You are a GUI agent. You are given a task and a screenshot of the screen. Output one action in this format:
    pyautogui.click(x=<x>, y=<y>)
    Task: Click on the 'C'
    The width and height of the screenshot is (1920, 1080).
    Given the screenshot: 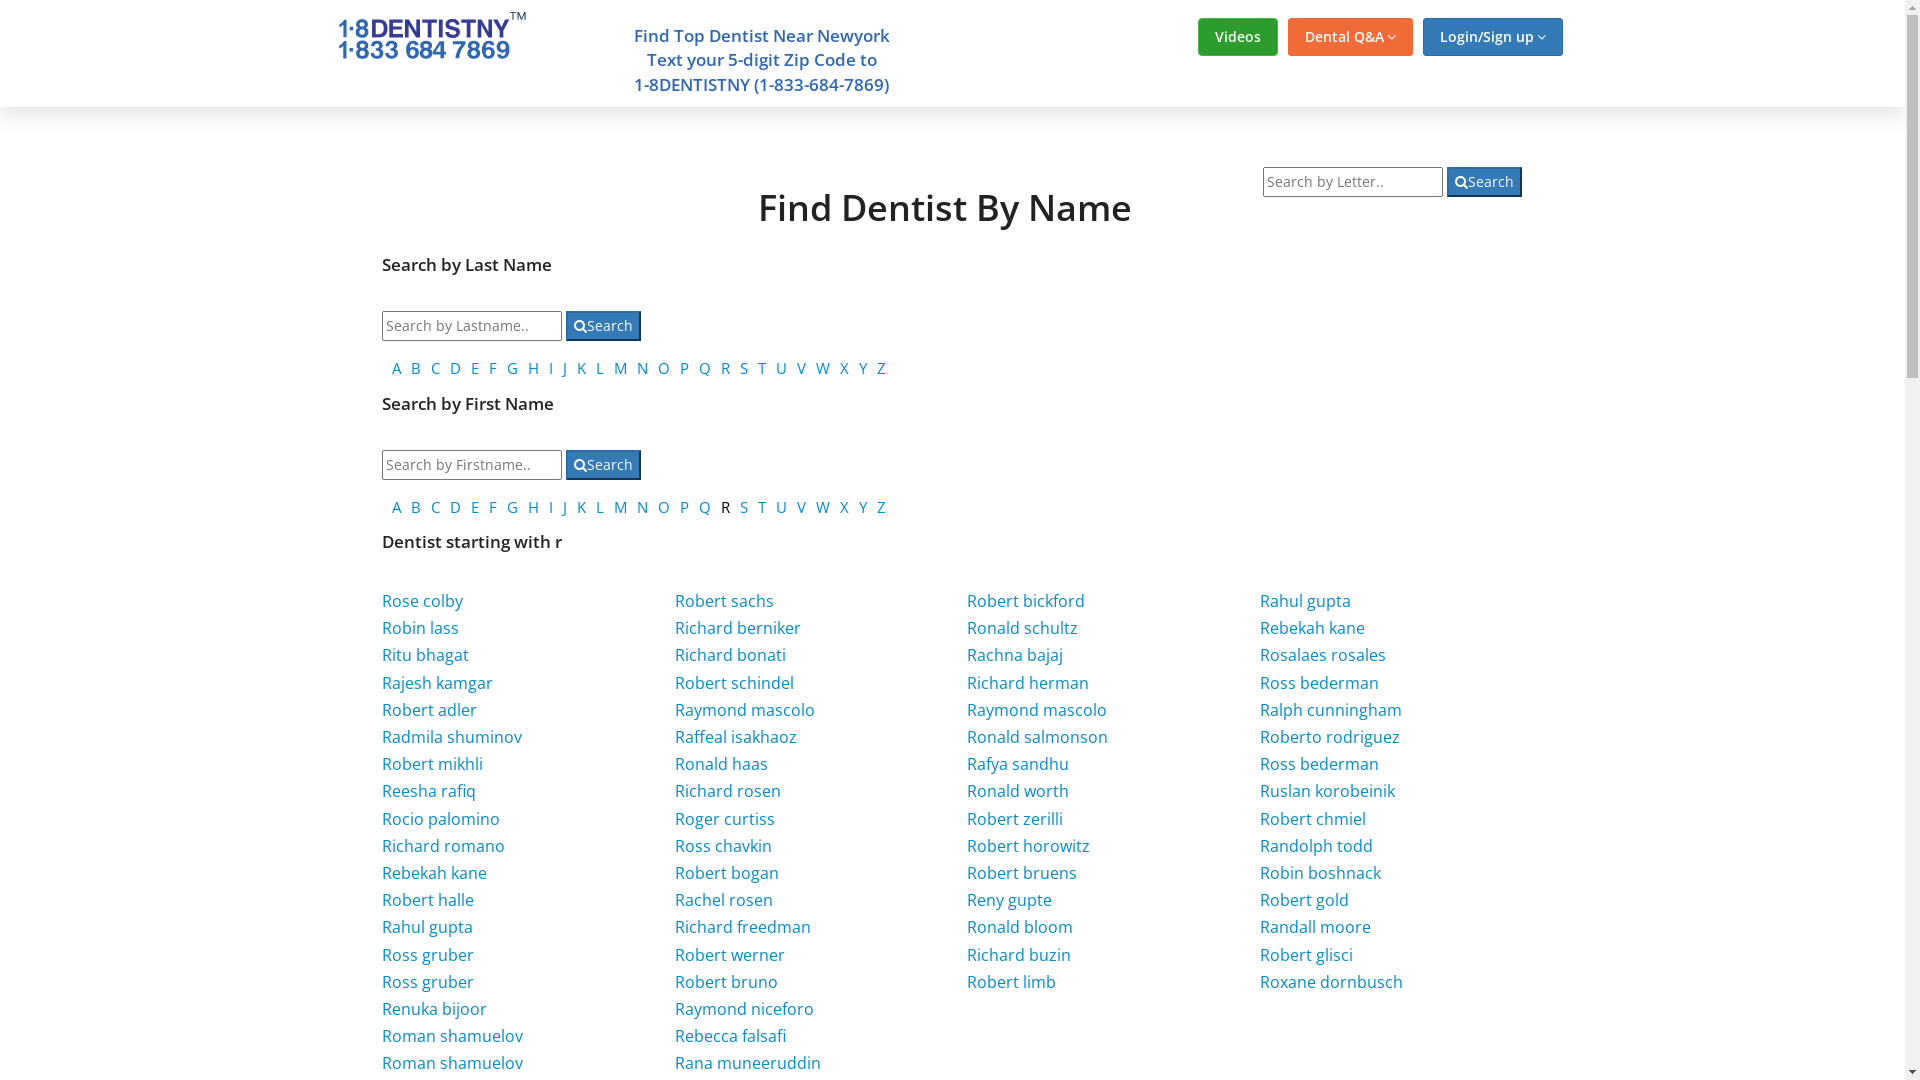 What is the action you would take?
    pyautogui.click(x=430, y=505)
    